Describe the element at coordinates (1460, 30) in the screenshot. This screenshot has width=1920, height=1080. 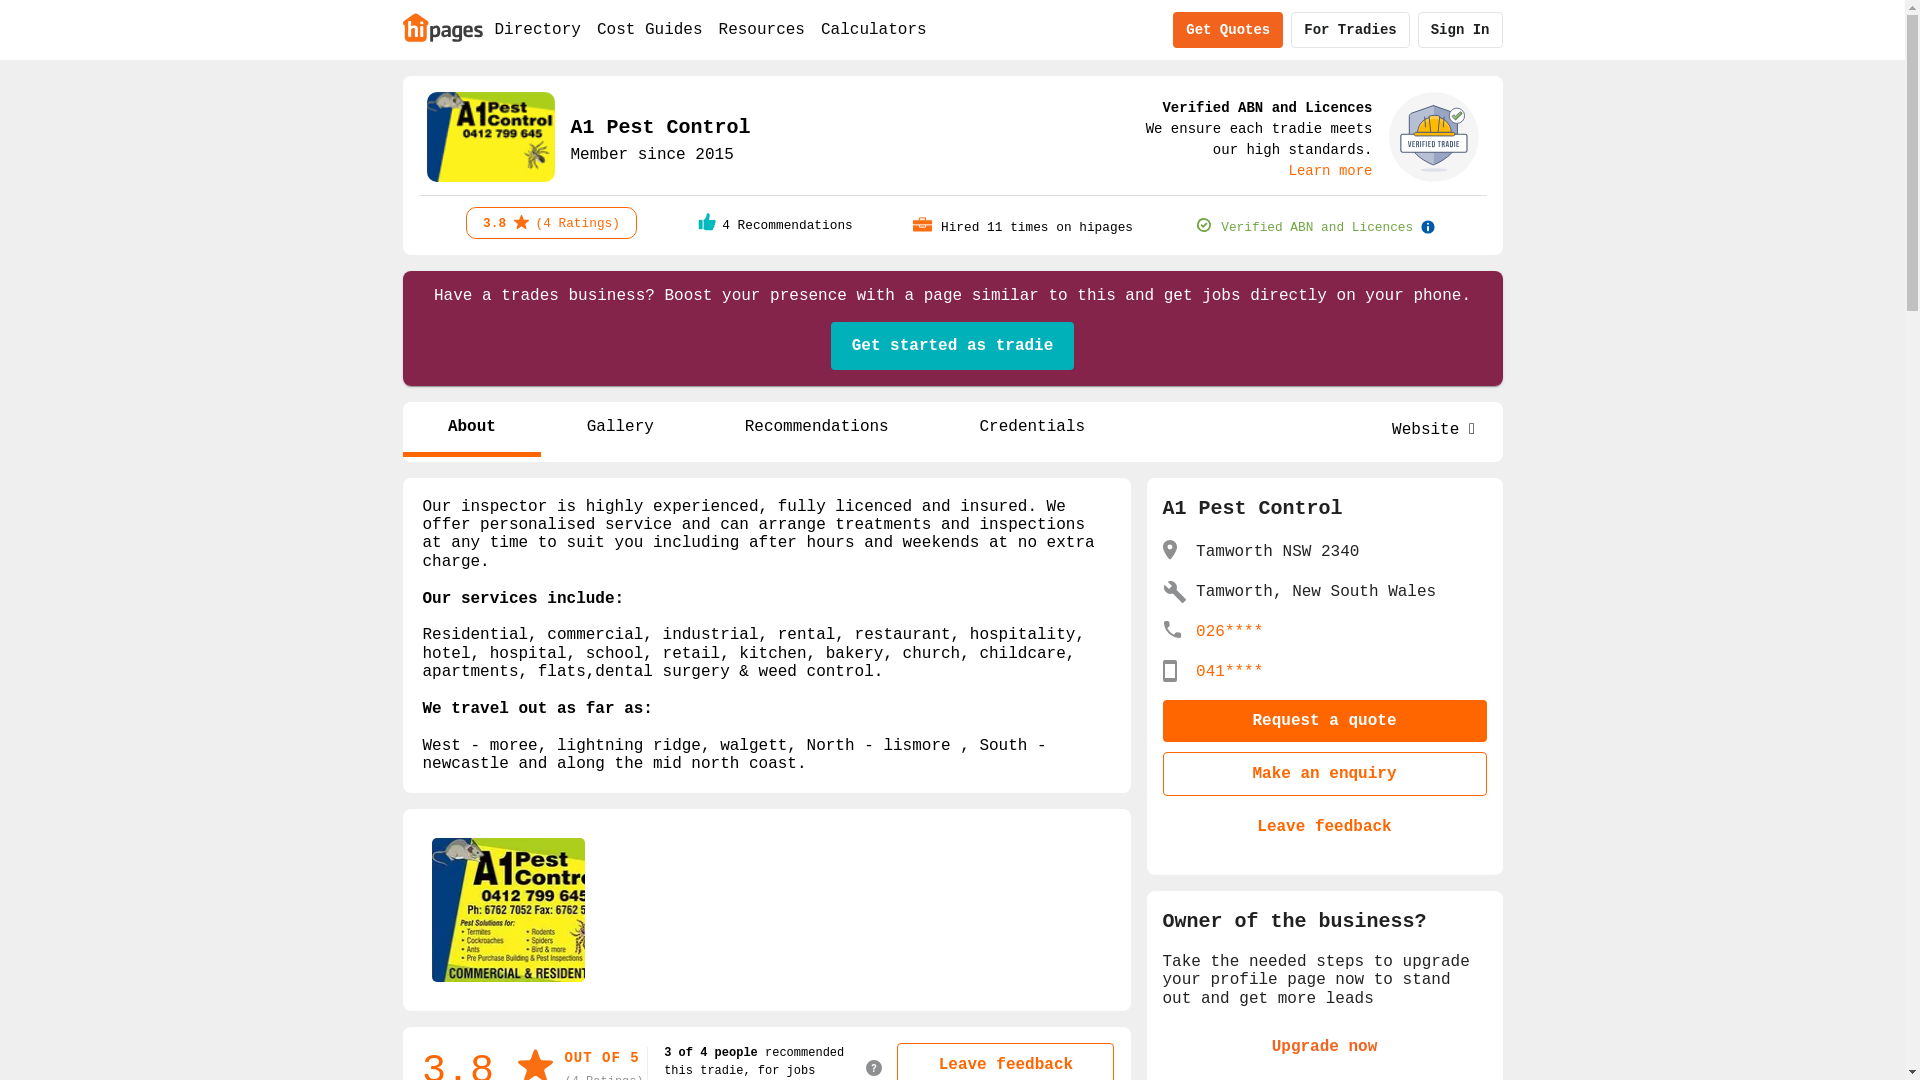
I see `'Sign In'` at that location.